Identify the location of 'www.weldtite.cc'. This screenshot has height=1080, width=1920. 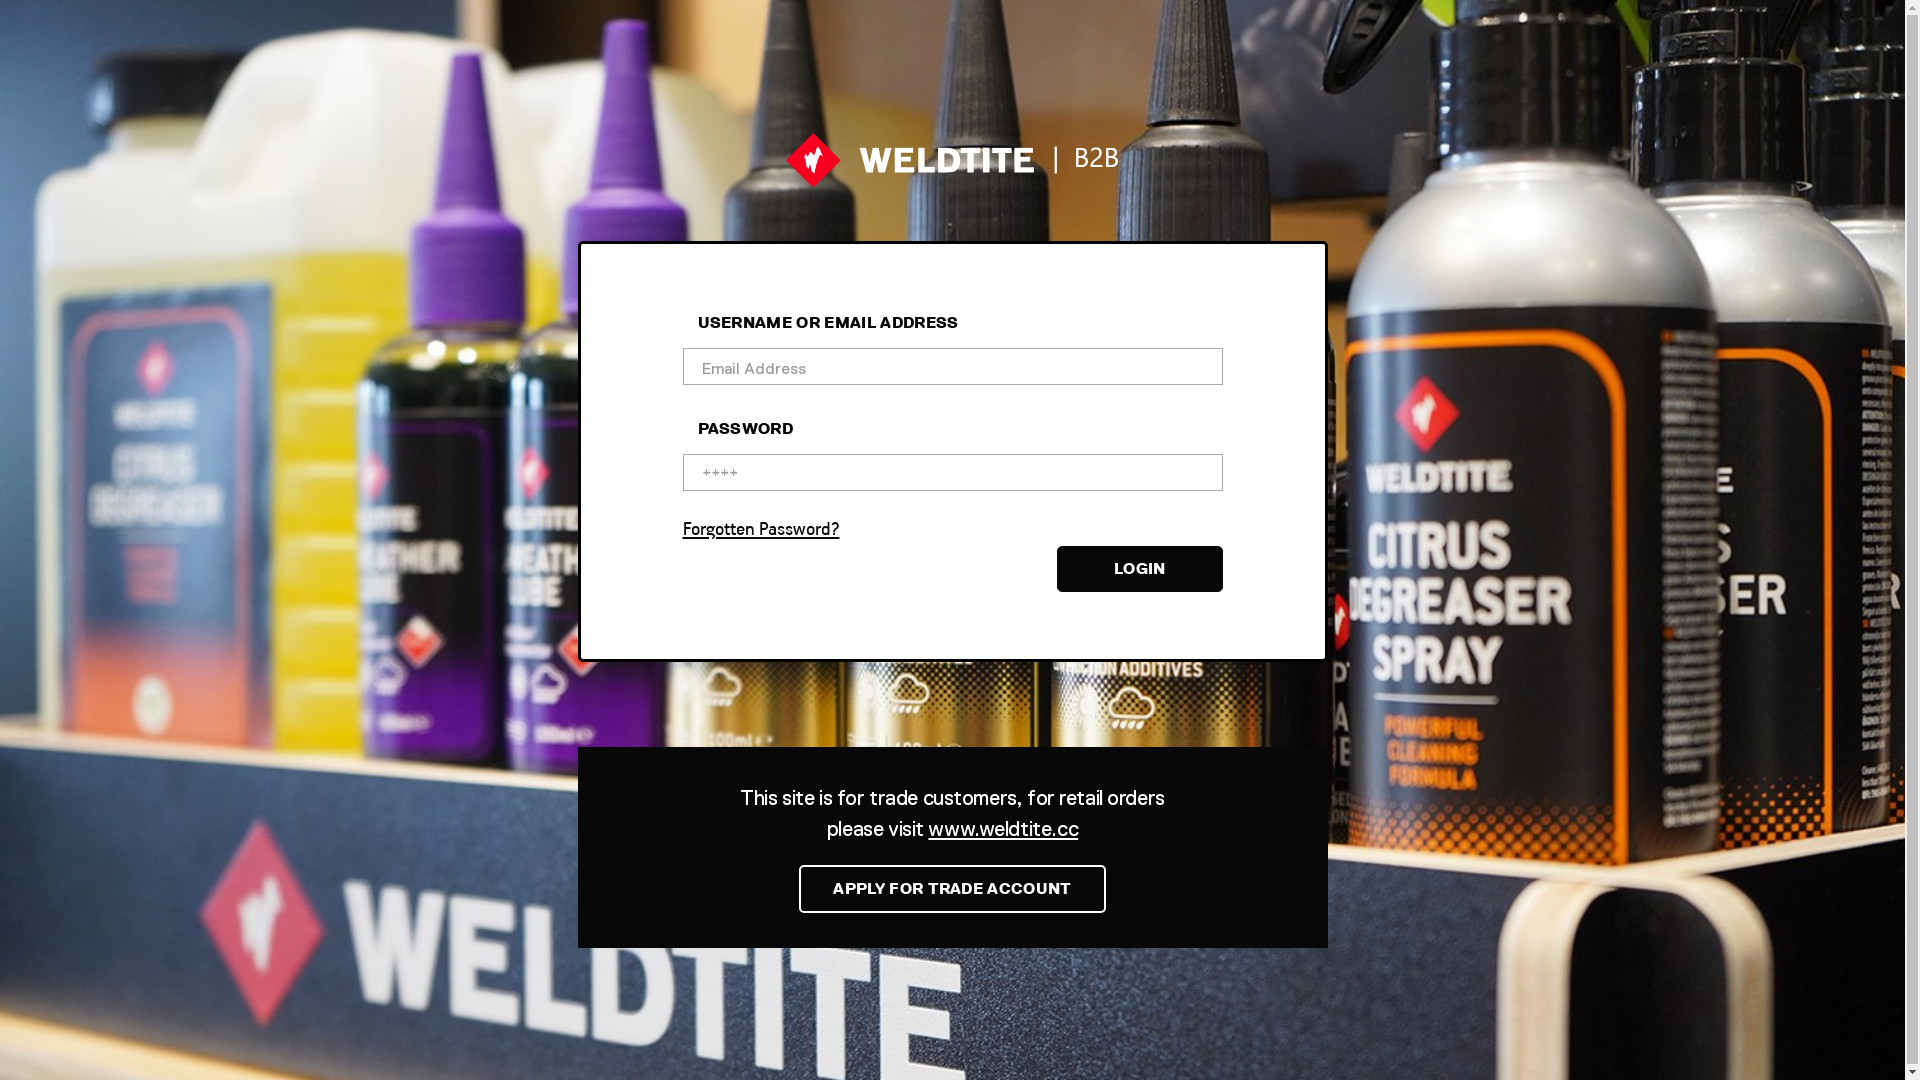
(1003, 828).